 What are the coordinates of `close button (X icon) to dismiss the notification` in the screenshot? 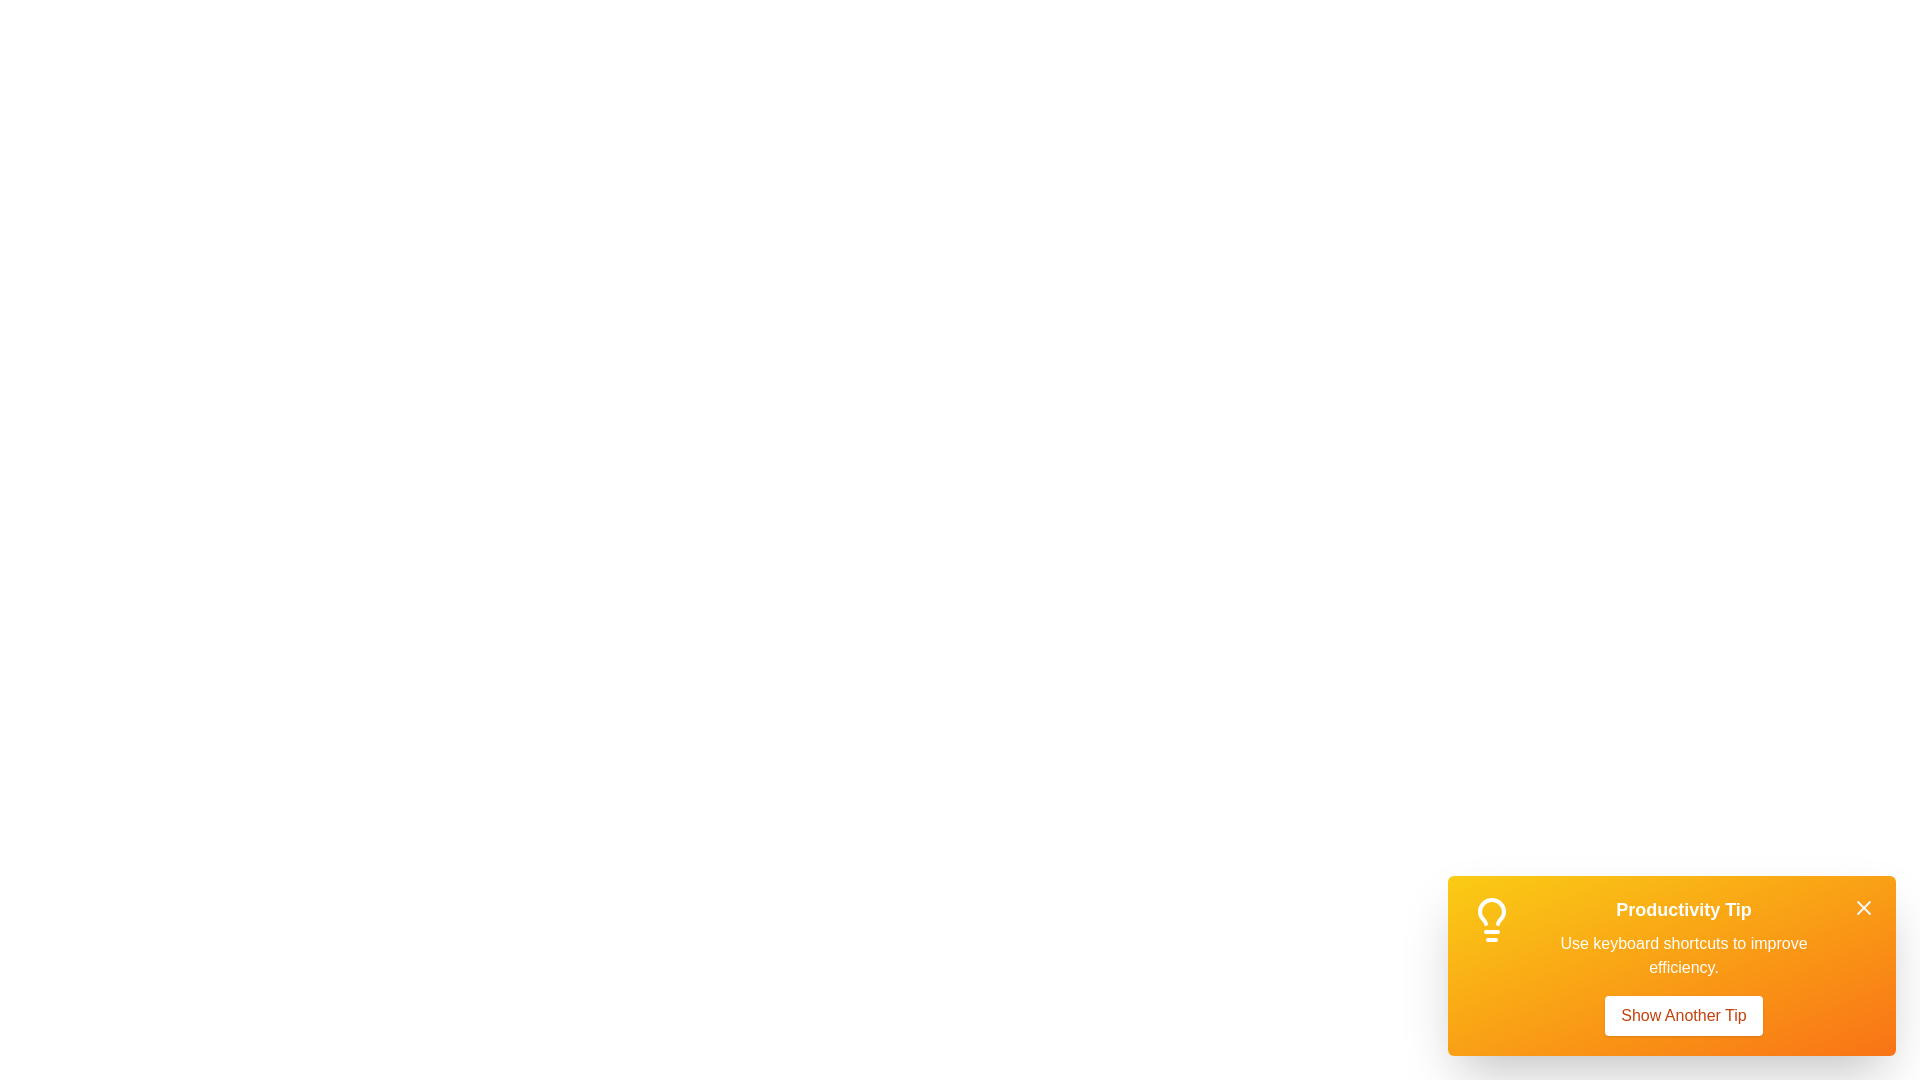 It's located at (1862, 907).